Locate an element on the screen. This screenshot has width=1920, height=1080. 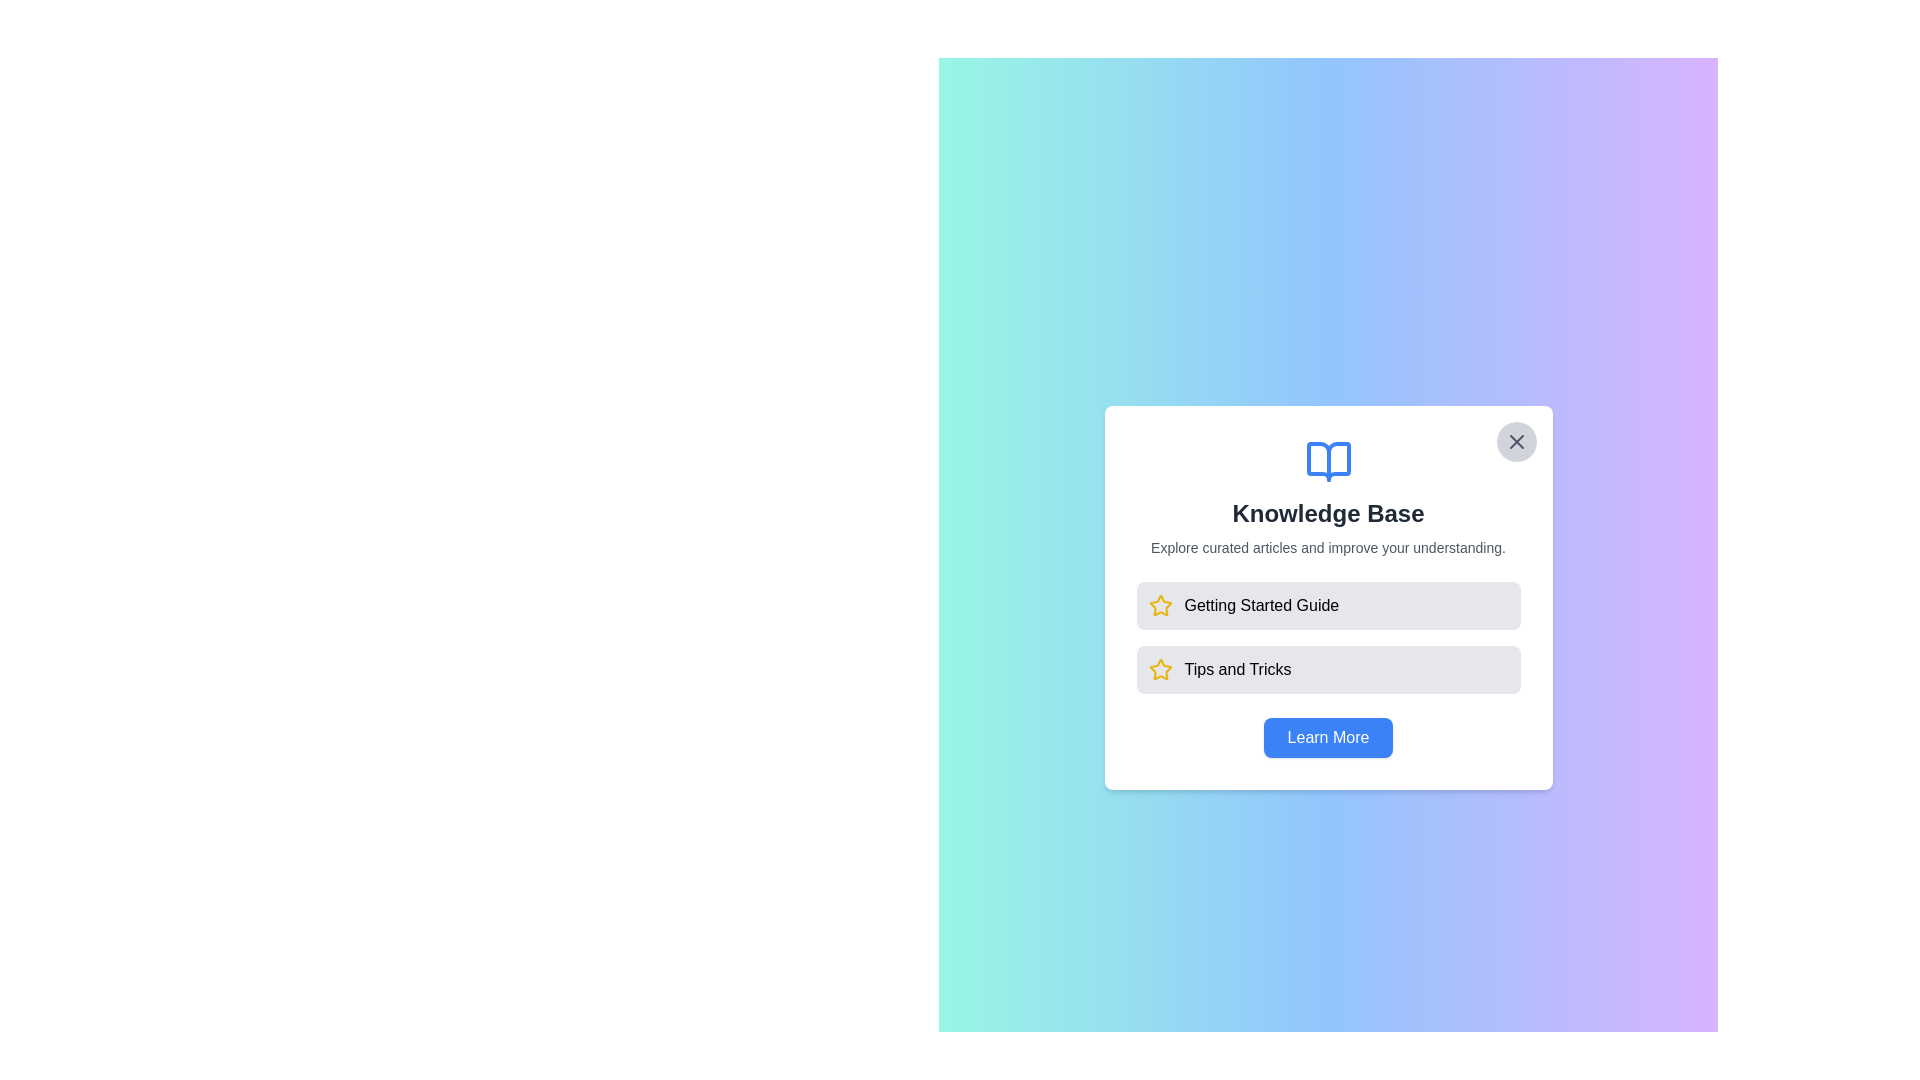
the lower section of the grouped list item labeled 'Tips and Tricks' is located at coordinates (1328, 637).